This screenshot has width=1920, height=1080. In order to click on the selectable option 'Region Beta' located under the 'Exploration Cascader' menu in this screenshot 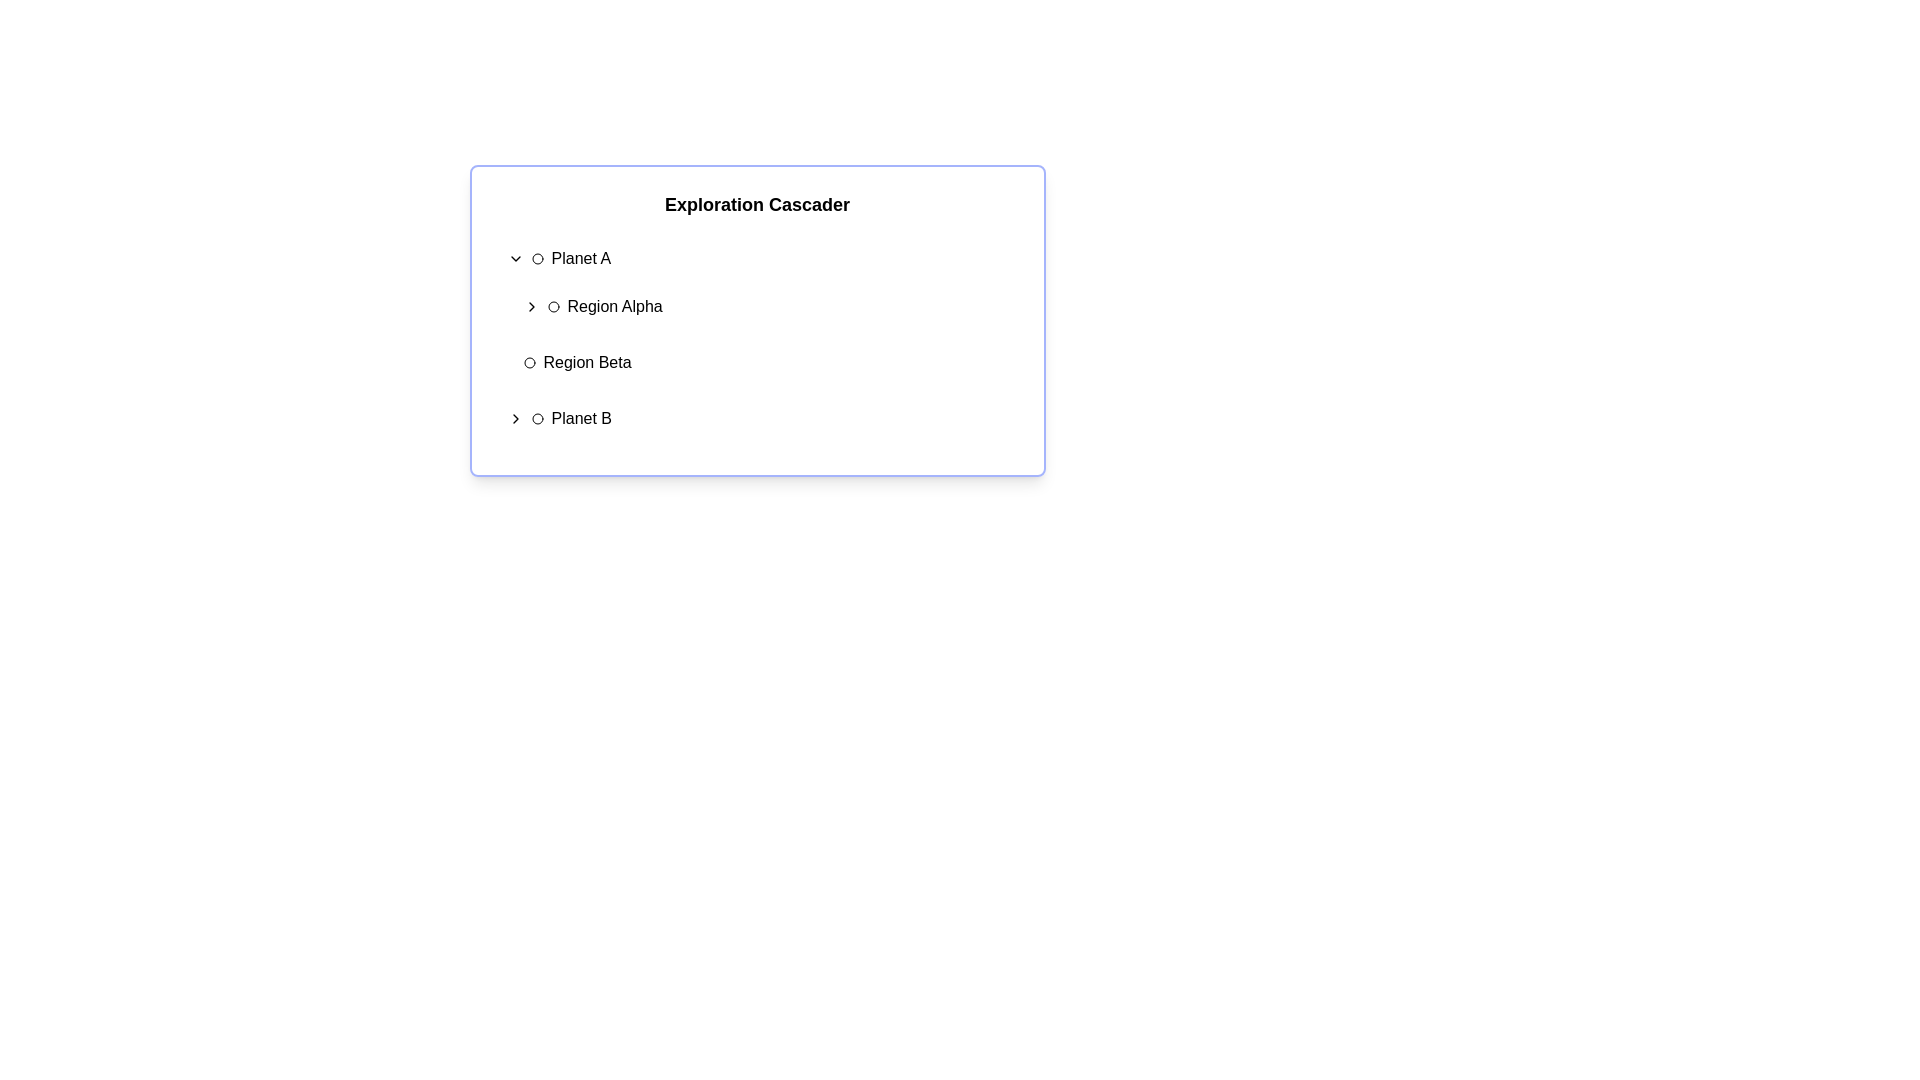, I will do `click(764, 362)`.